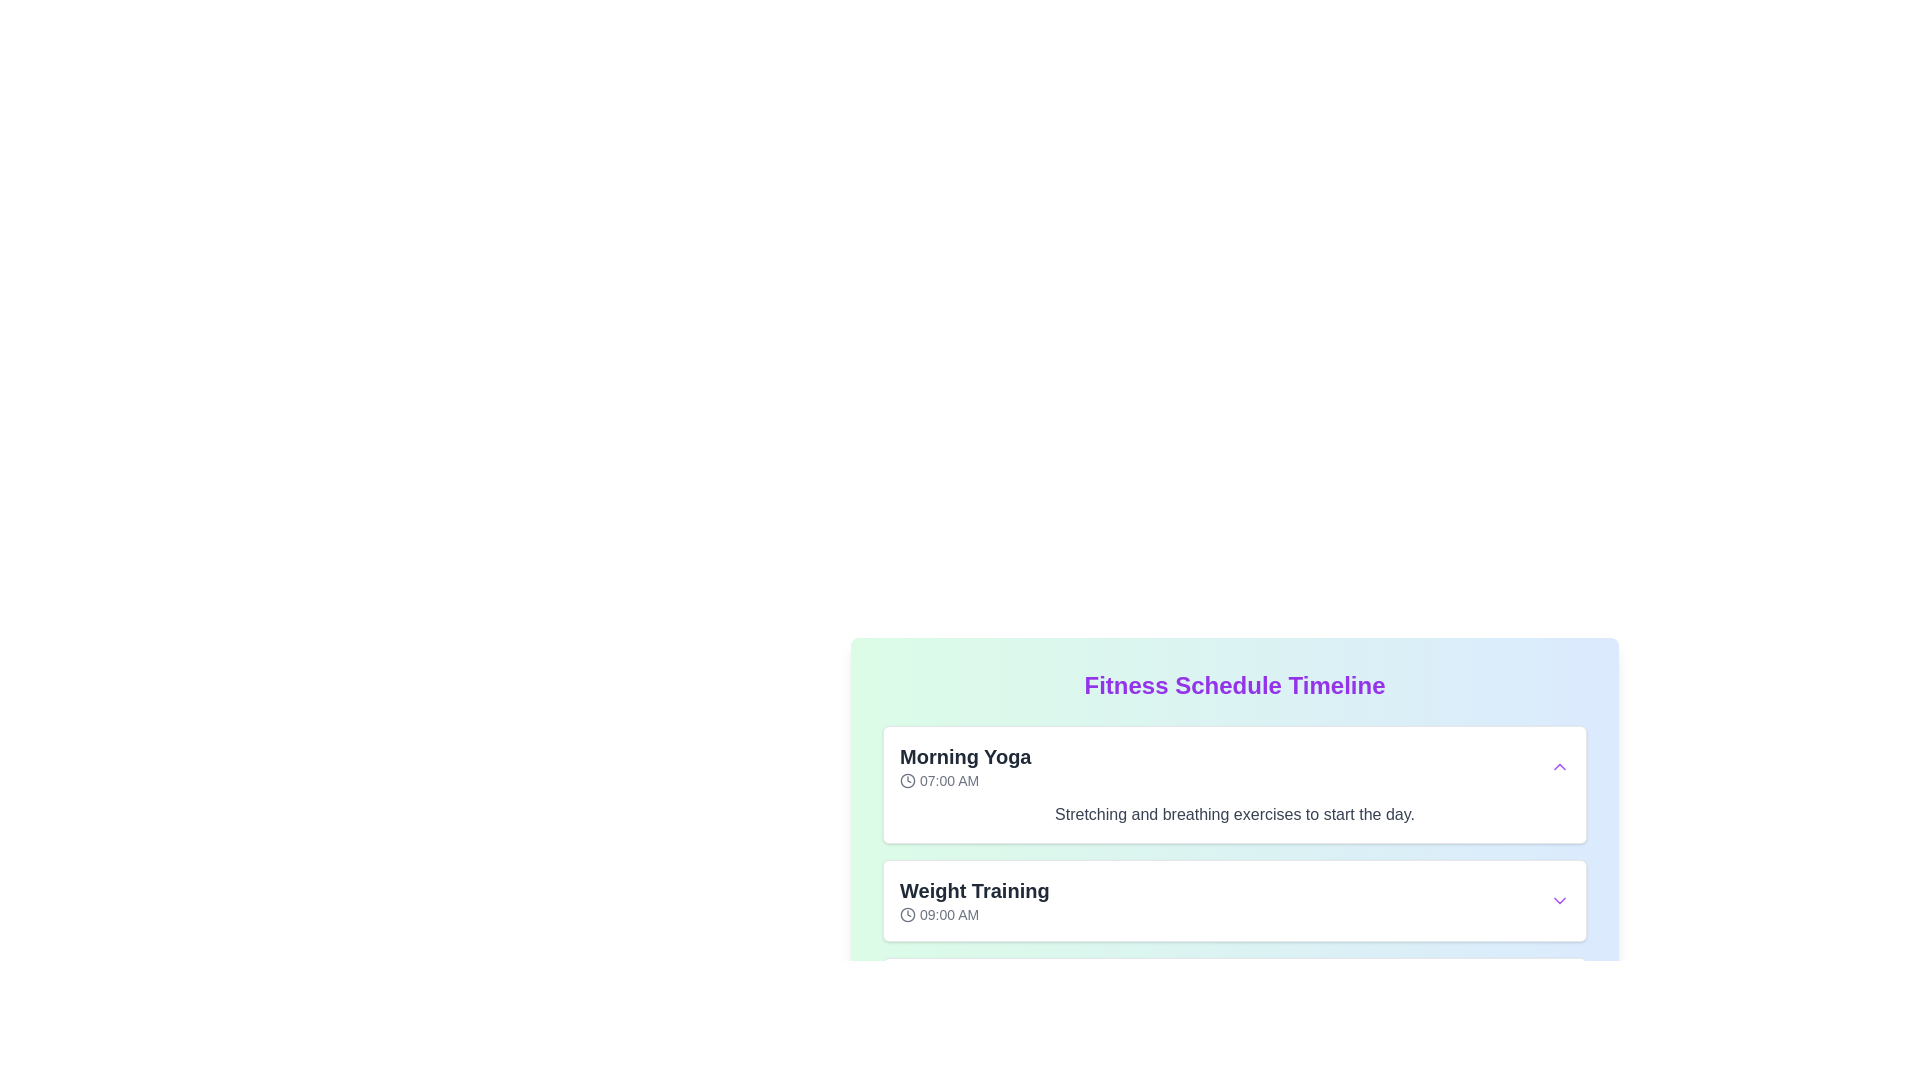 Image resolution: width=1920 pixels, height=1080 pixels. What do you see at coordinates (1559, 901) in the screenshot?
I see `the dropdown toggle icon button located to the right of the '09:00 AM' text` at bounding box center [1559, 901].